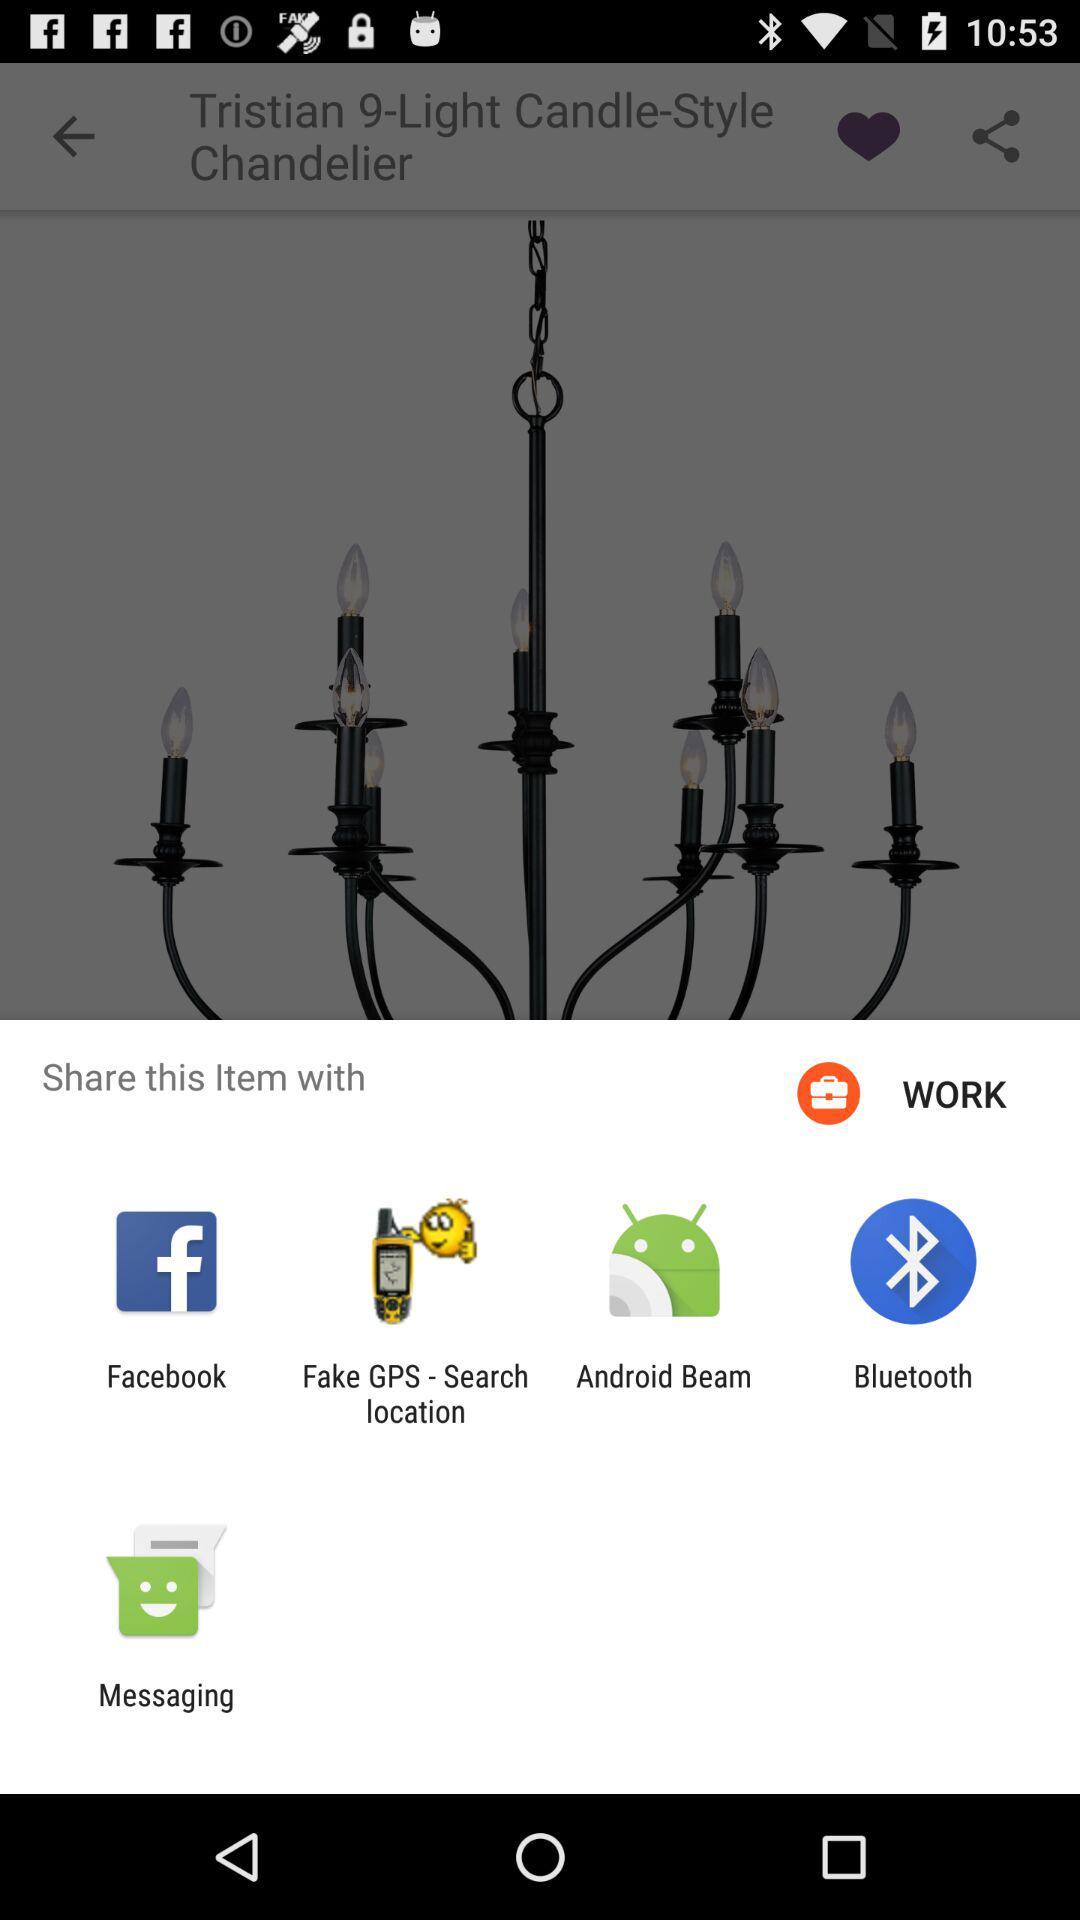 The image size is (1080, 1920). What do you see at coordinates (913, 1392) in the screenshot?
I see `the item next to the android beam` at bounding box center [913, 1392].